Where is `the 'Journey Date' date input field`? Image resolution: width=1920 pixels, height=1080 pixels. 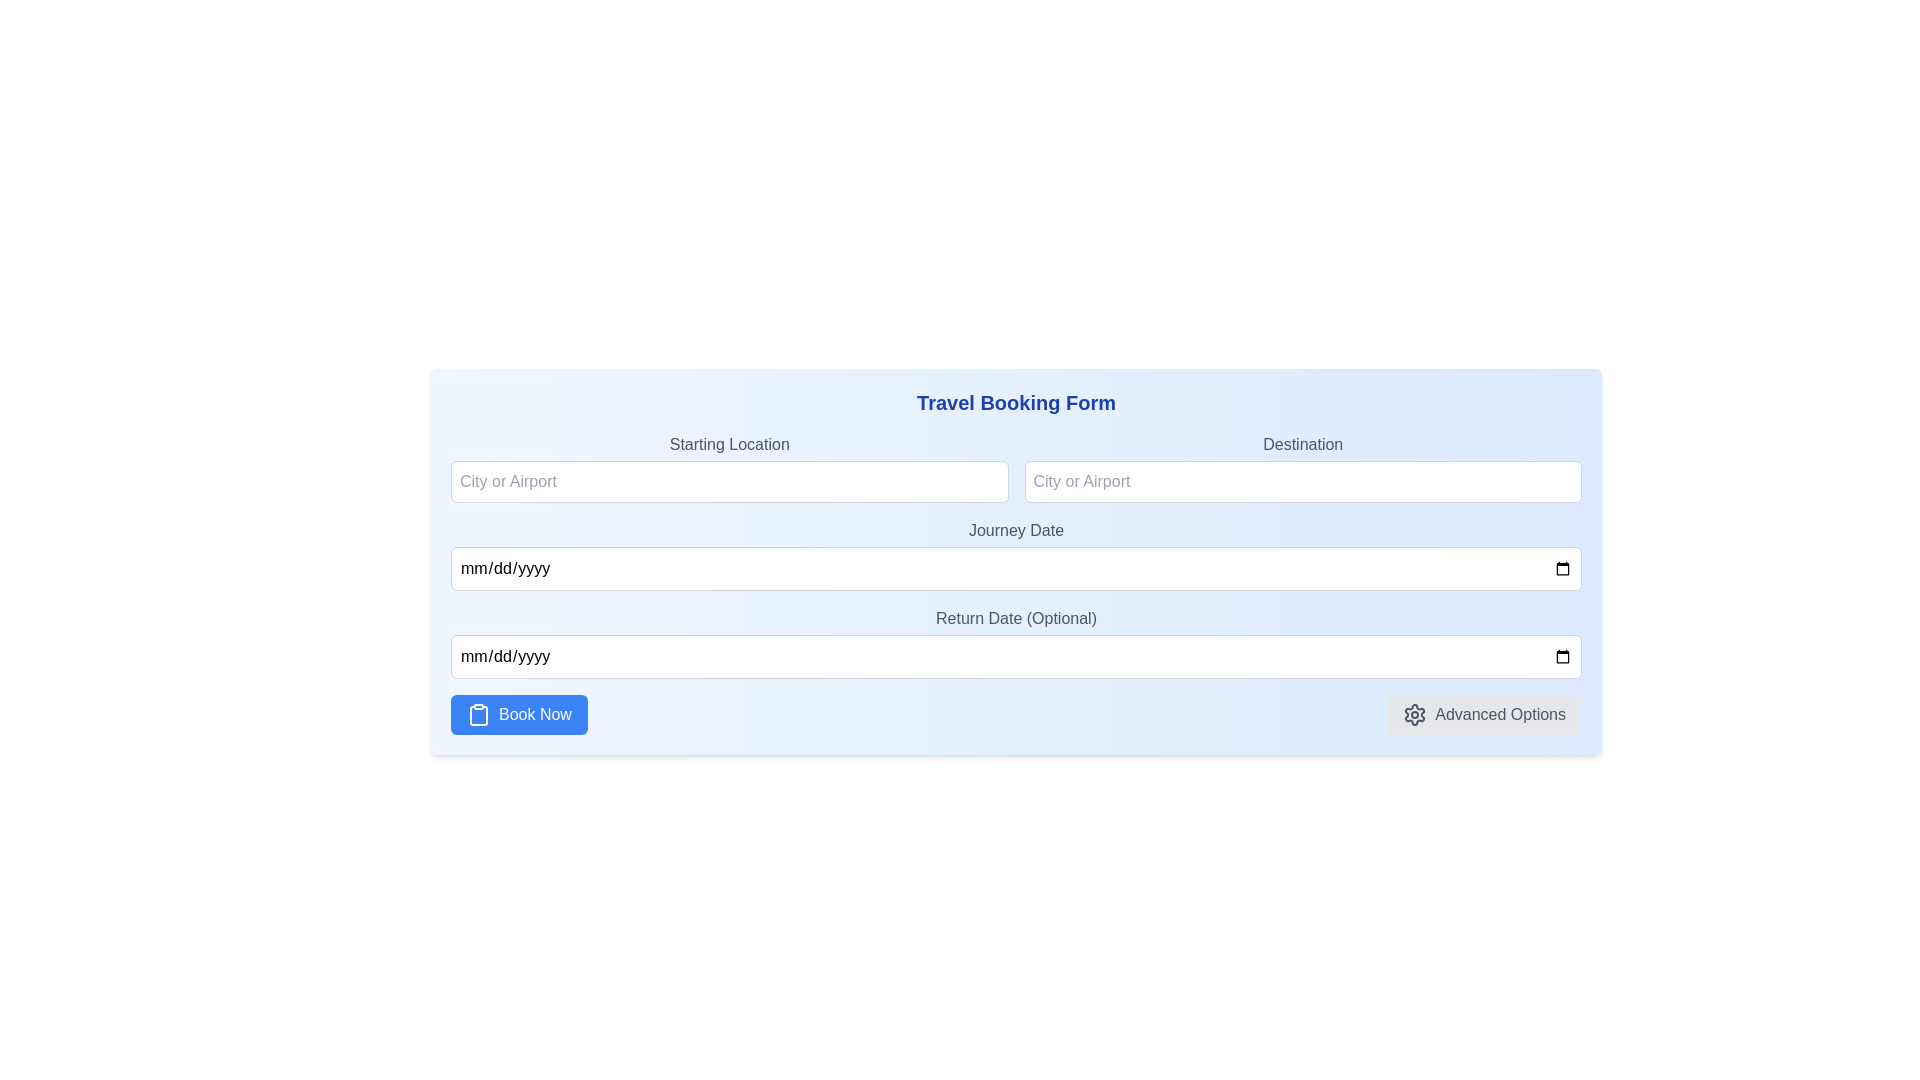 the 'Journey Date' date input field is located at coordinates (1016, 555).